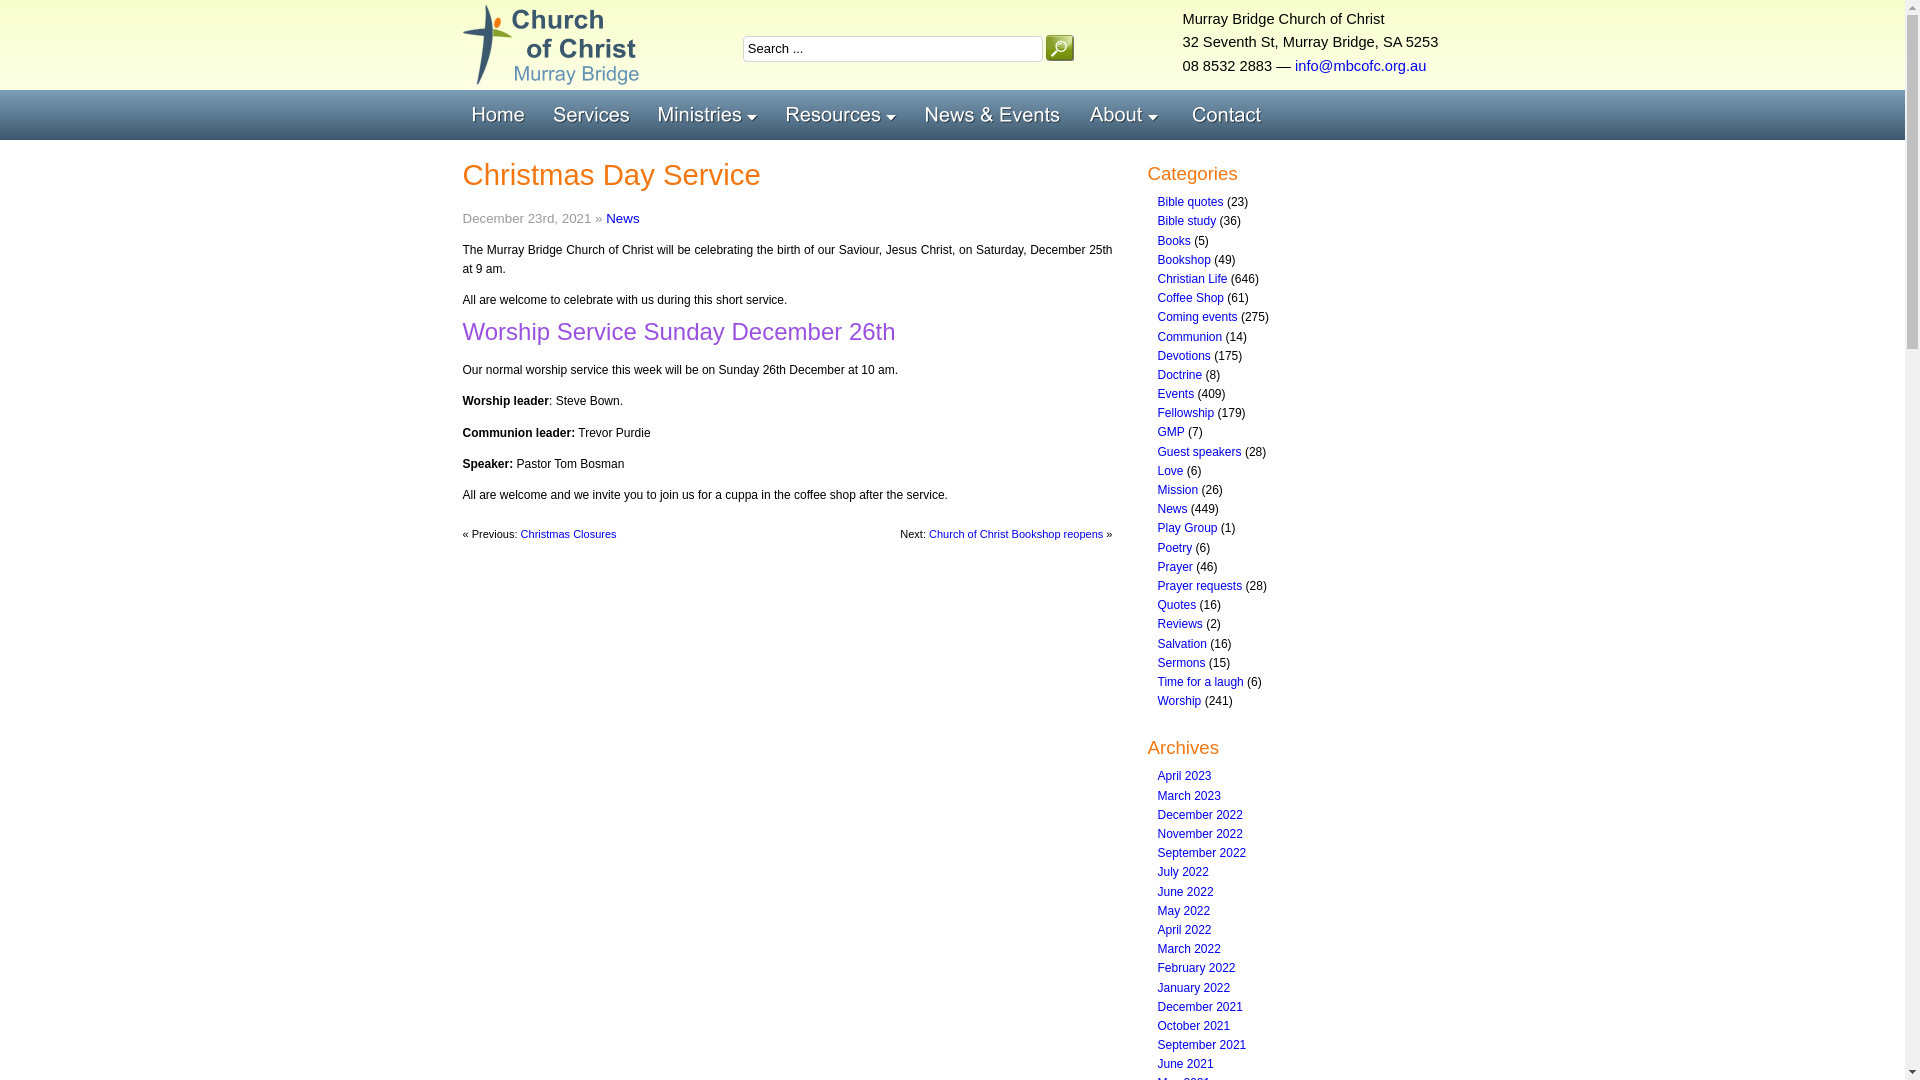  I want to click on 'GMP', so click(1171, 431).